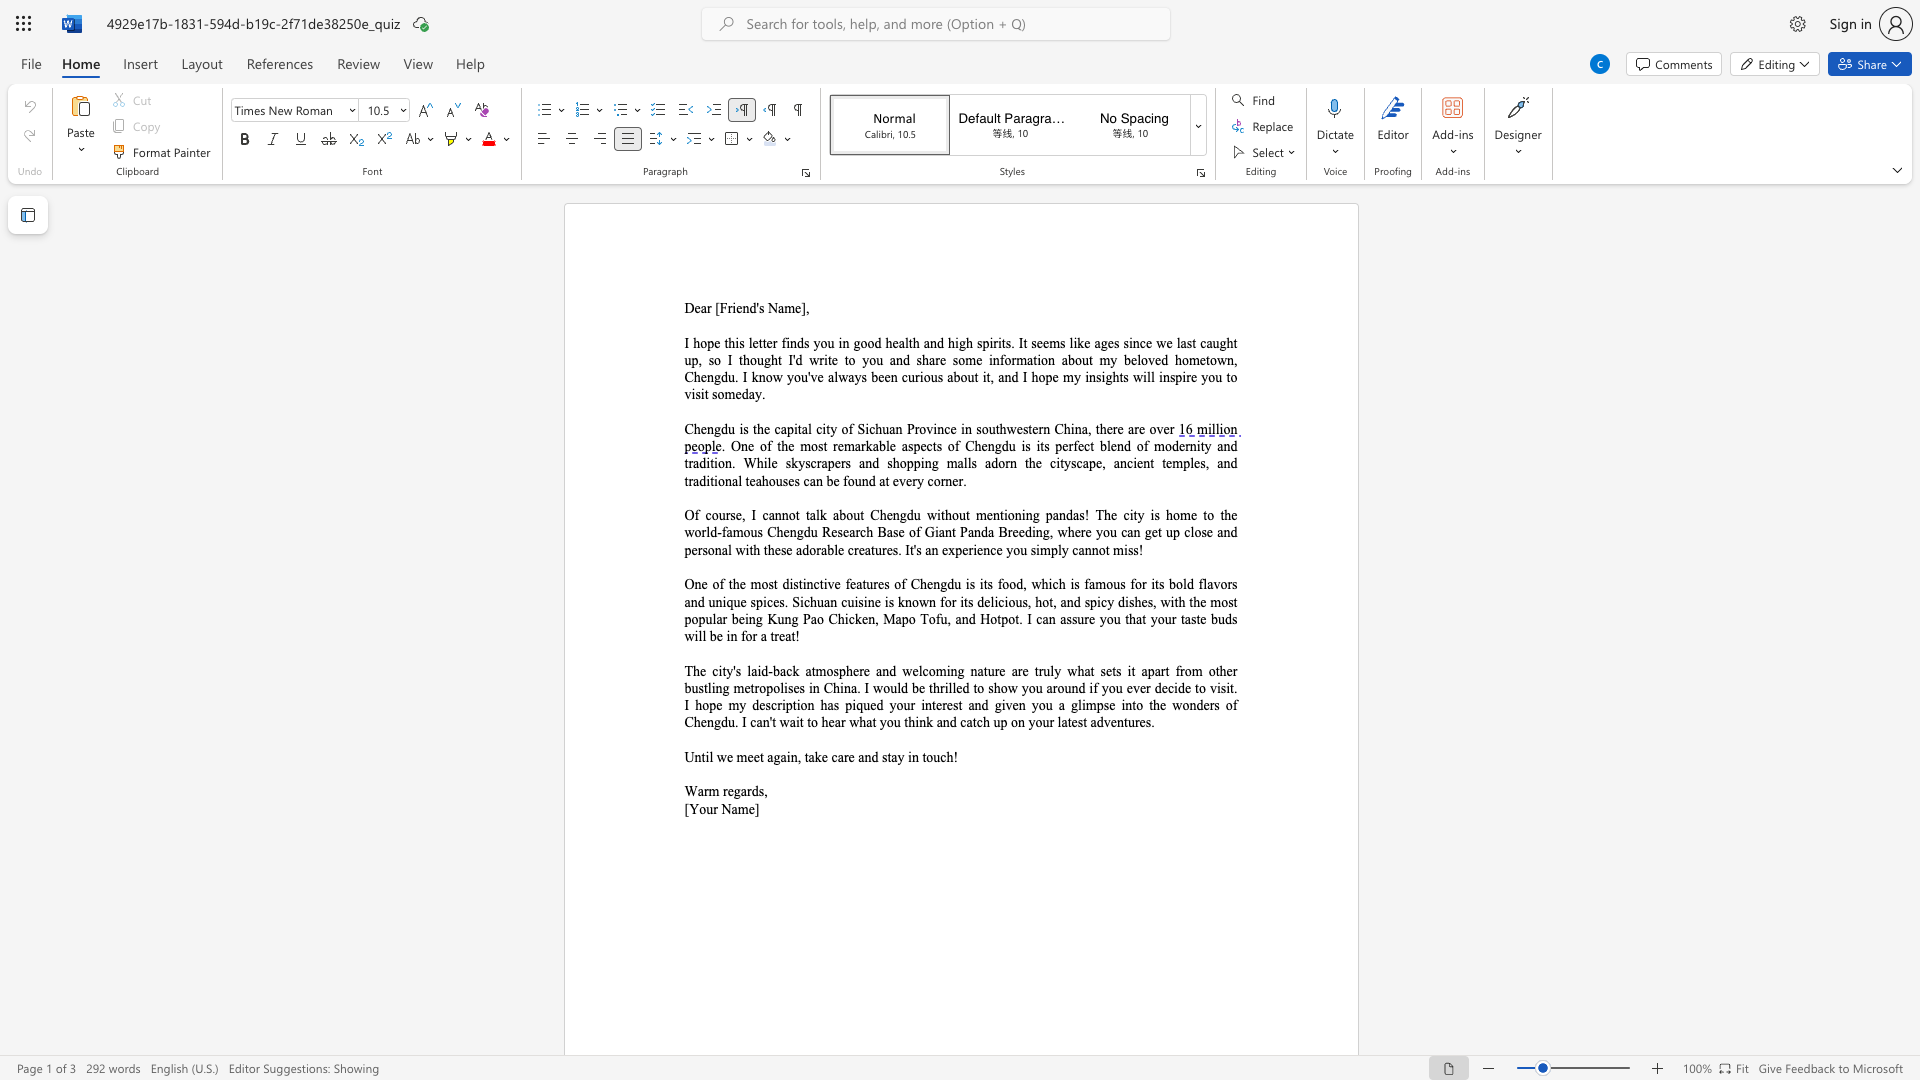 This screenshot has height=1080, width=1920. Describe the element at coordinates (720, 308) in the screenshot. I see `the space between the continuous character "[" and "F" in the text` at that location.